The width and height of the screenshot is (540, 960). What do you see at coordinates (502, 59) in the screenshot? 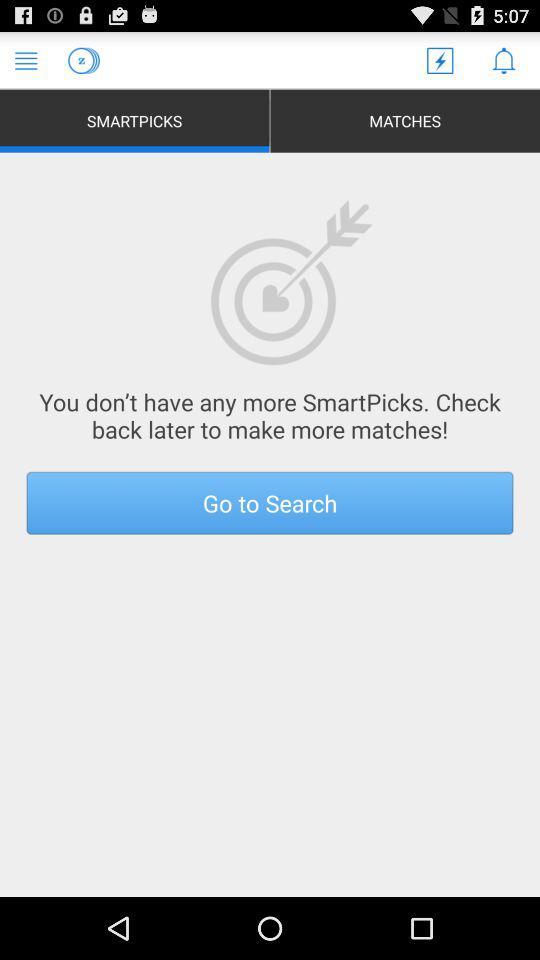
I see `alarm` at bounding box center [502, 59].